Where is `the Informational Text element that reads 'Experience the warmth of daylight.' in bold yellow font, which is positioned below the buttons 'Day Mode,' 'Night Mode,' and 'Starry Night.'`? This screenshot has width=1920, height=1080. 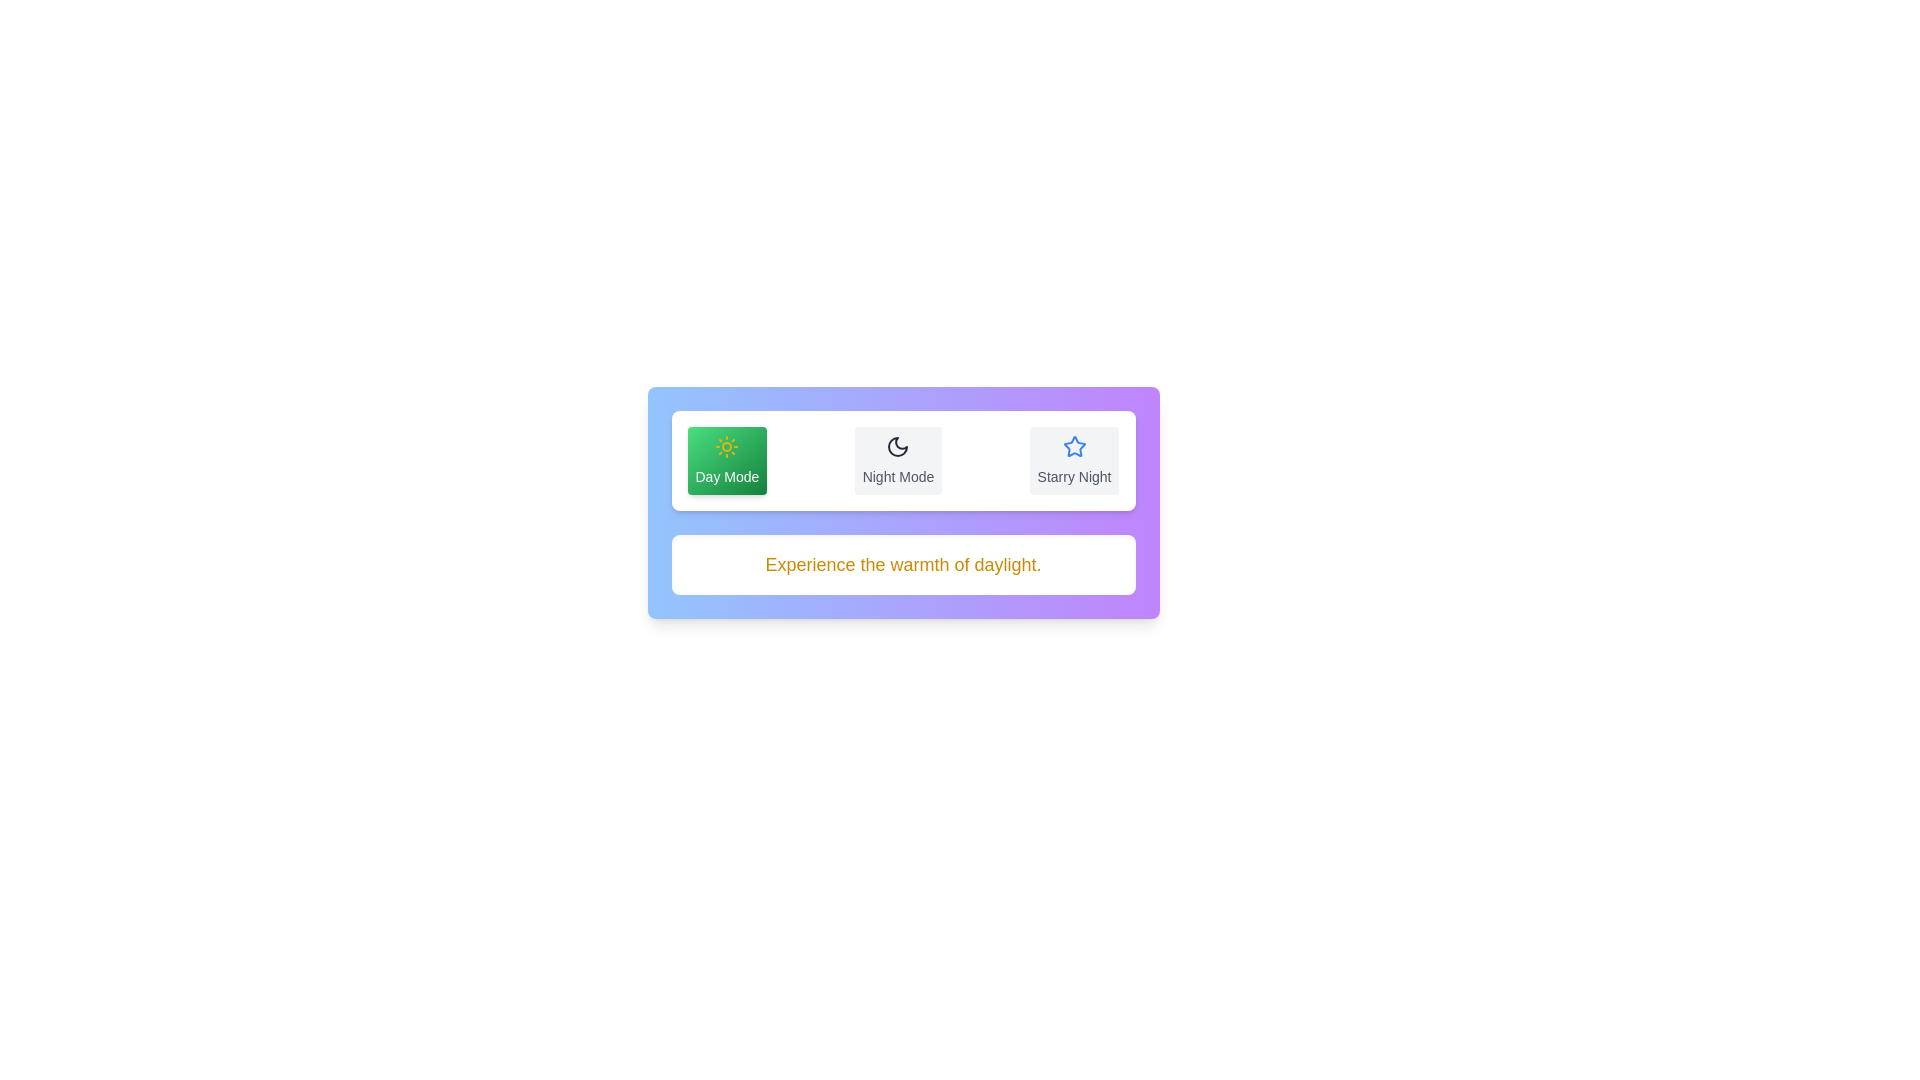
the Informational Text element that reads 'Experience the warmth of daylight.' in bold yellow font, which is positioned below the buttons 'Day Mode,' 'Night Mode,' and 'Starry Night.' is located at coordinates (902, 564).